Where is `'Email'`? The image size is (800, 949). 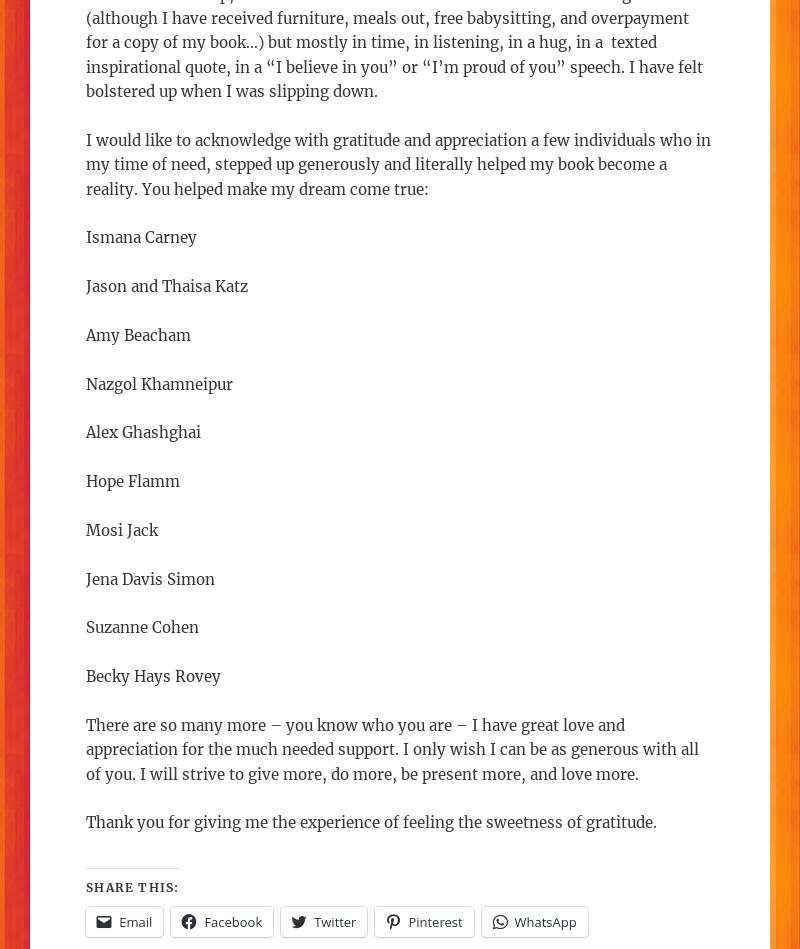 'Email' is located at coordinates (135, 920).